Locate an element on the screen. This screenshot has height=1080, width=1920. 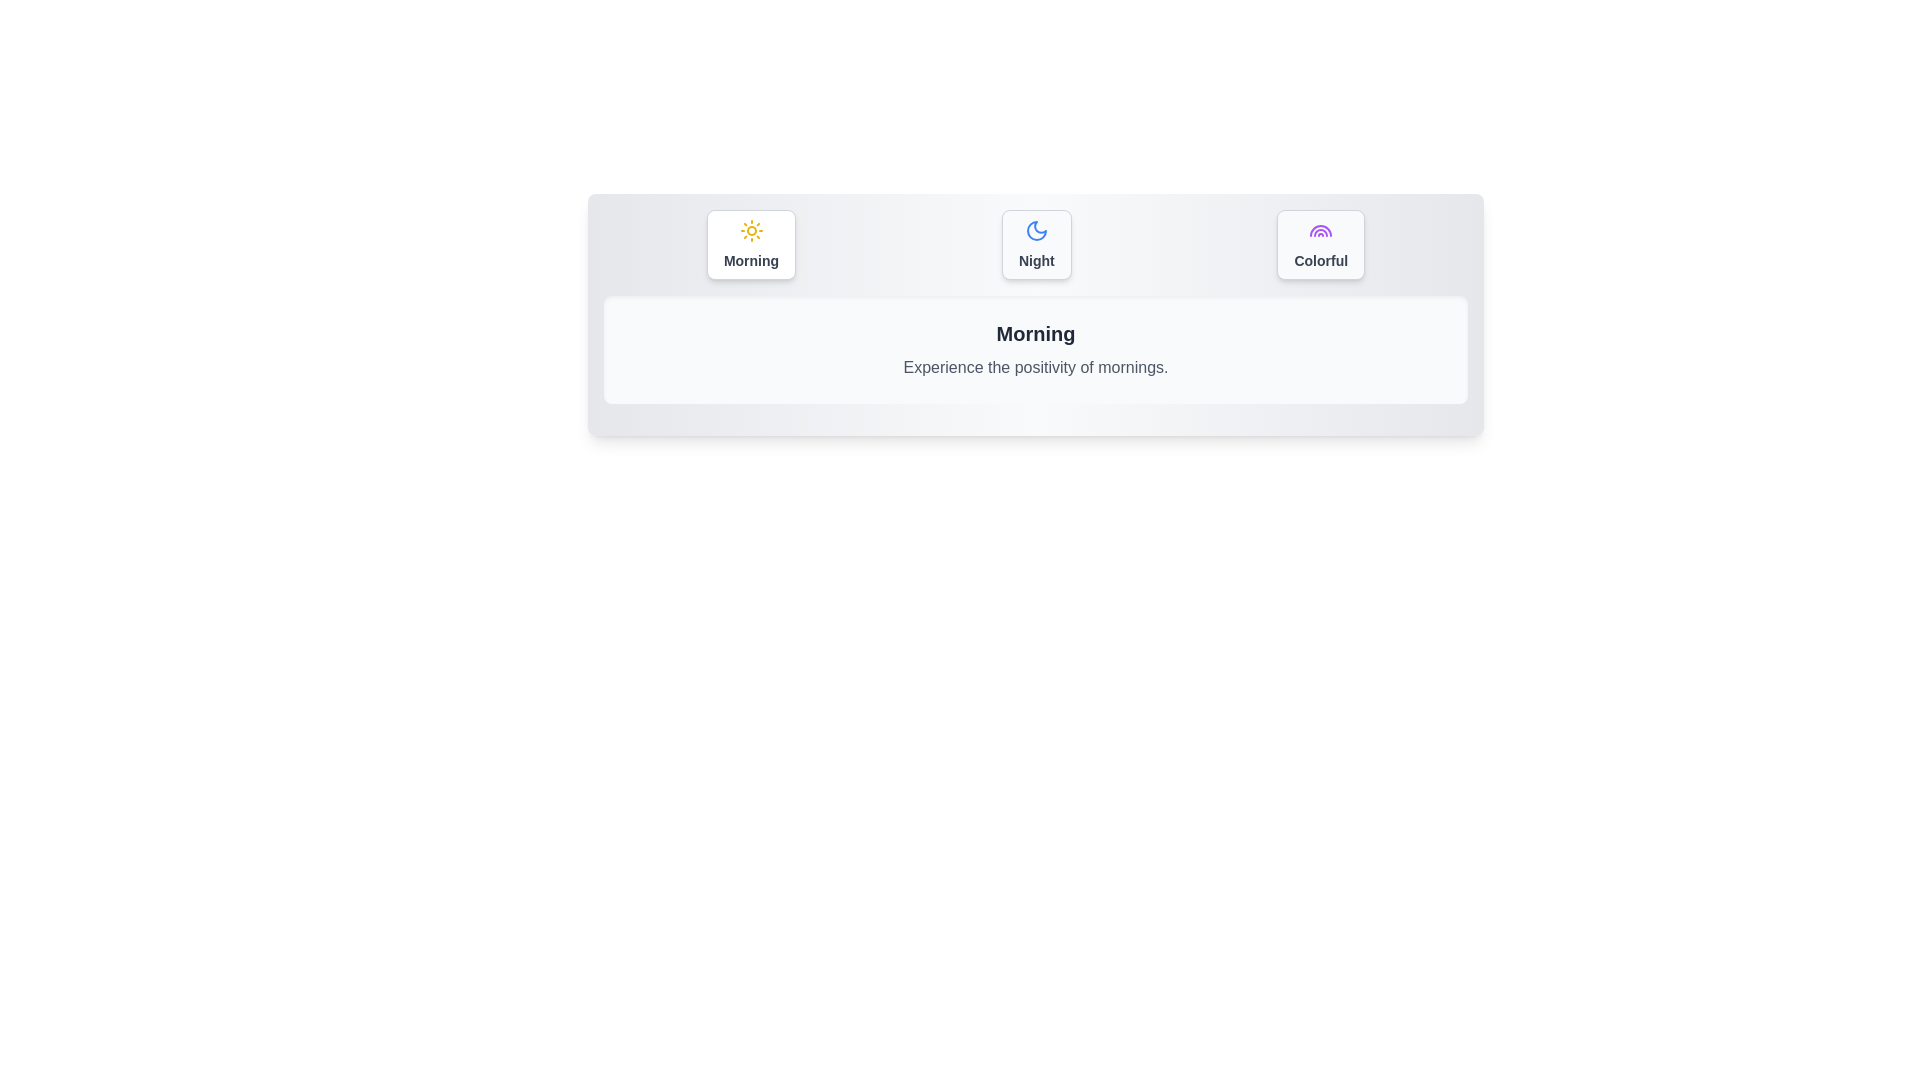
the tab button labeled 'Colorful' to switch to that tab is located at coordinates (1321, 244).